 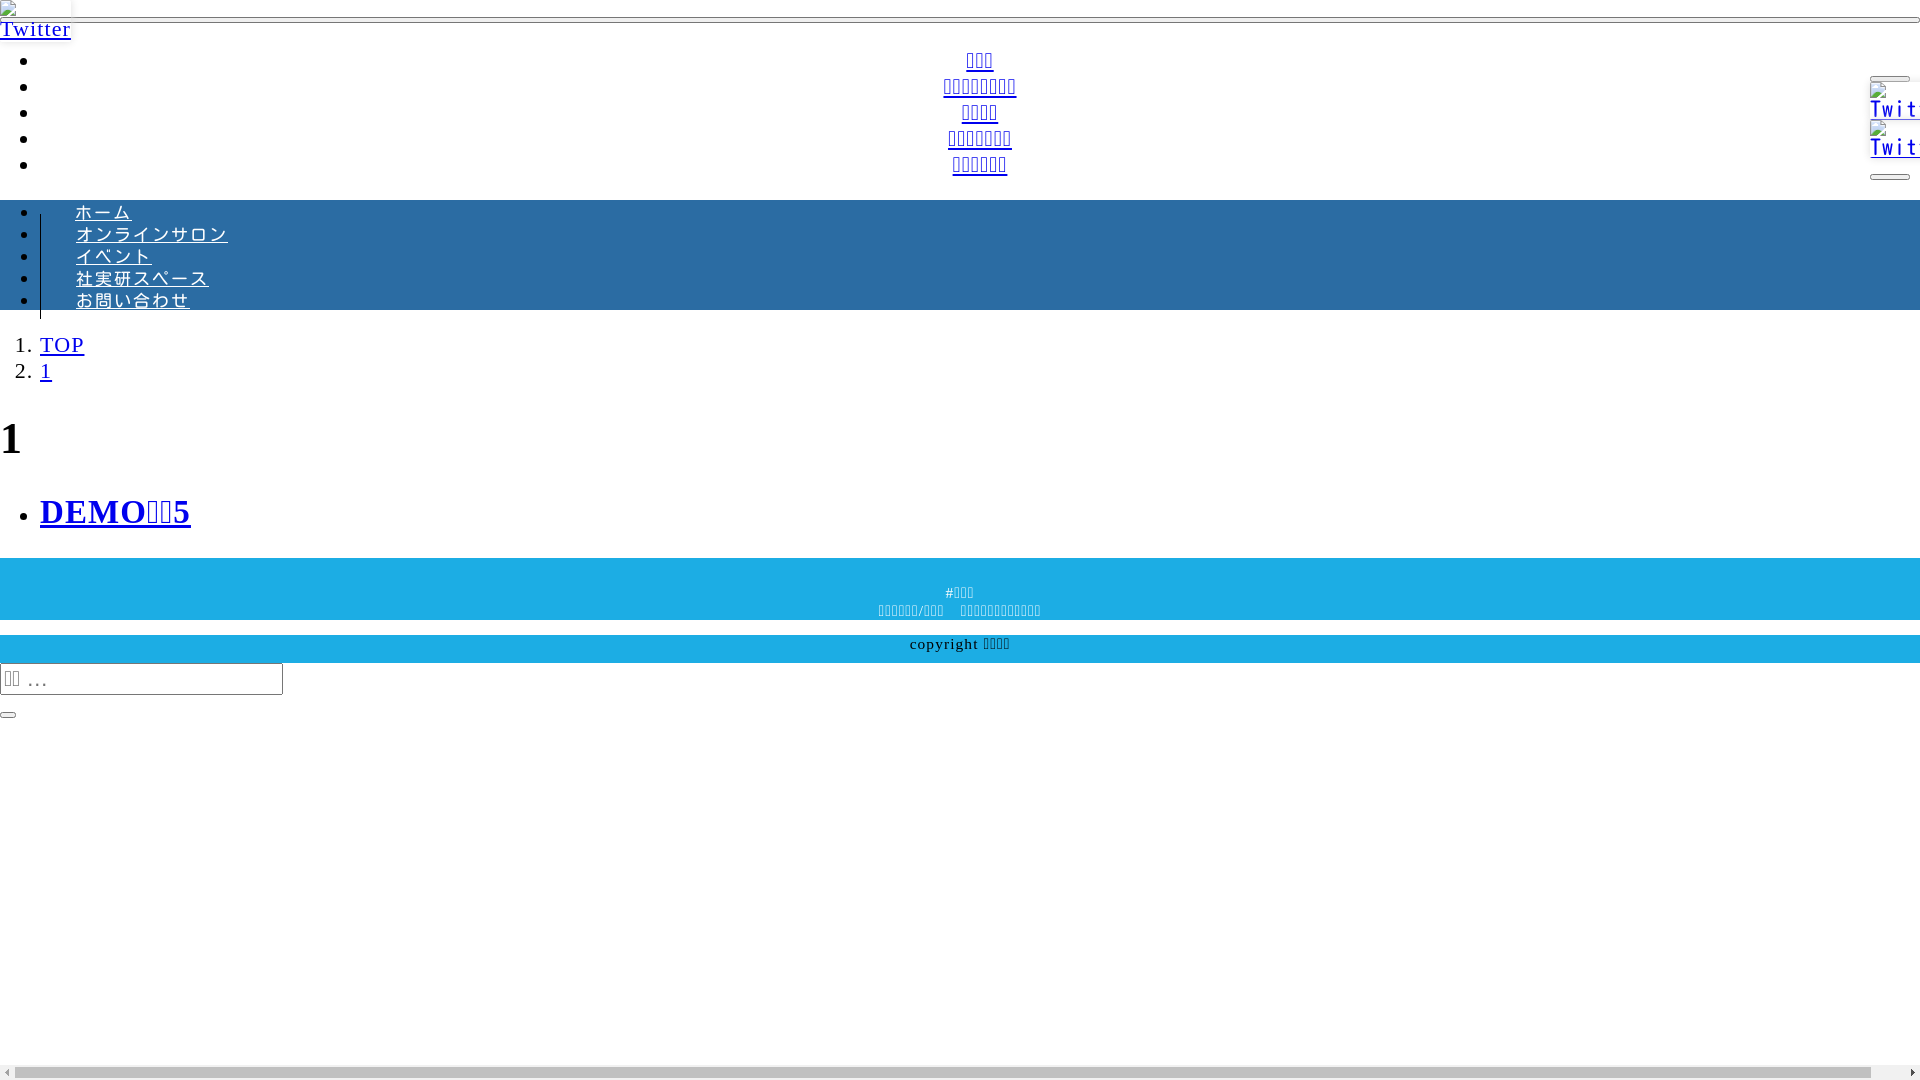 I want to click on 'TOP', so click(x=62, y=343).